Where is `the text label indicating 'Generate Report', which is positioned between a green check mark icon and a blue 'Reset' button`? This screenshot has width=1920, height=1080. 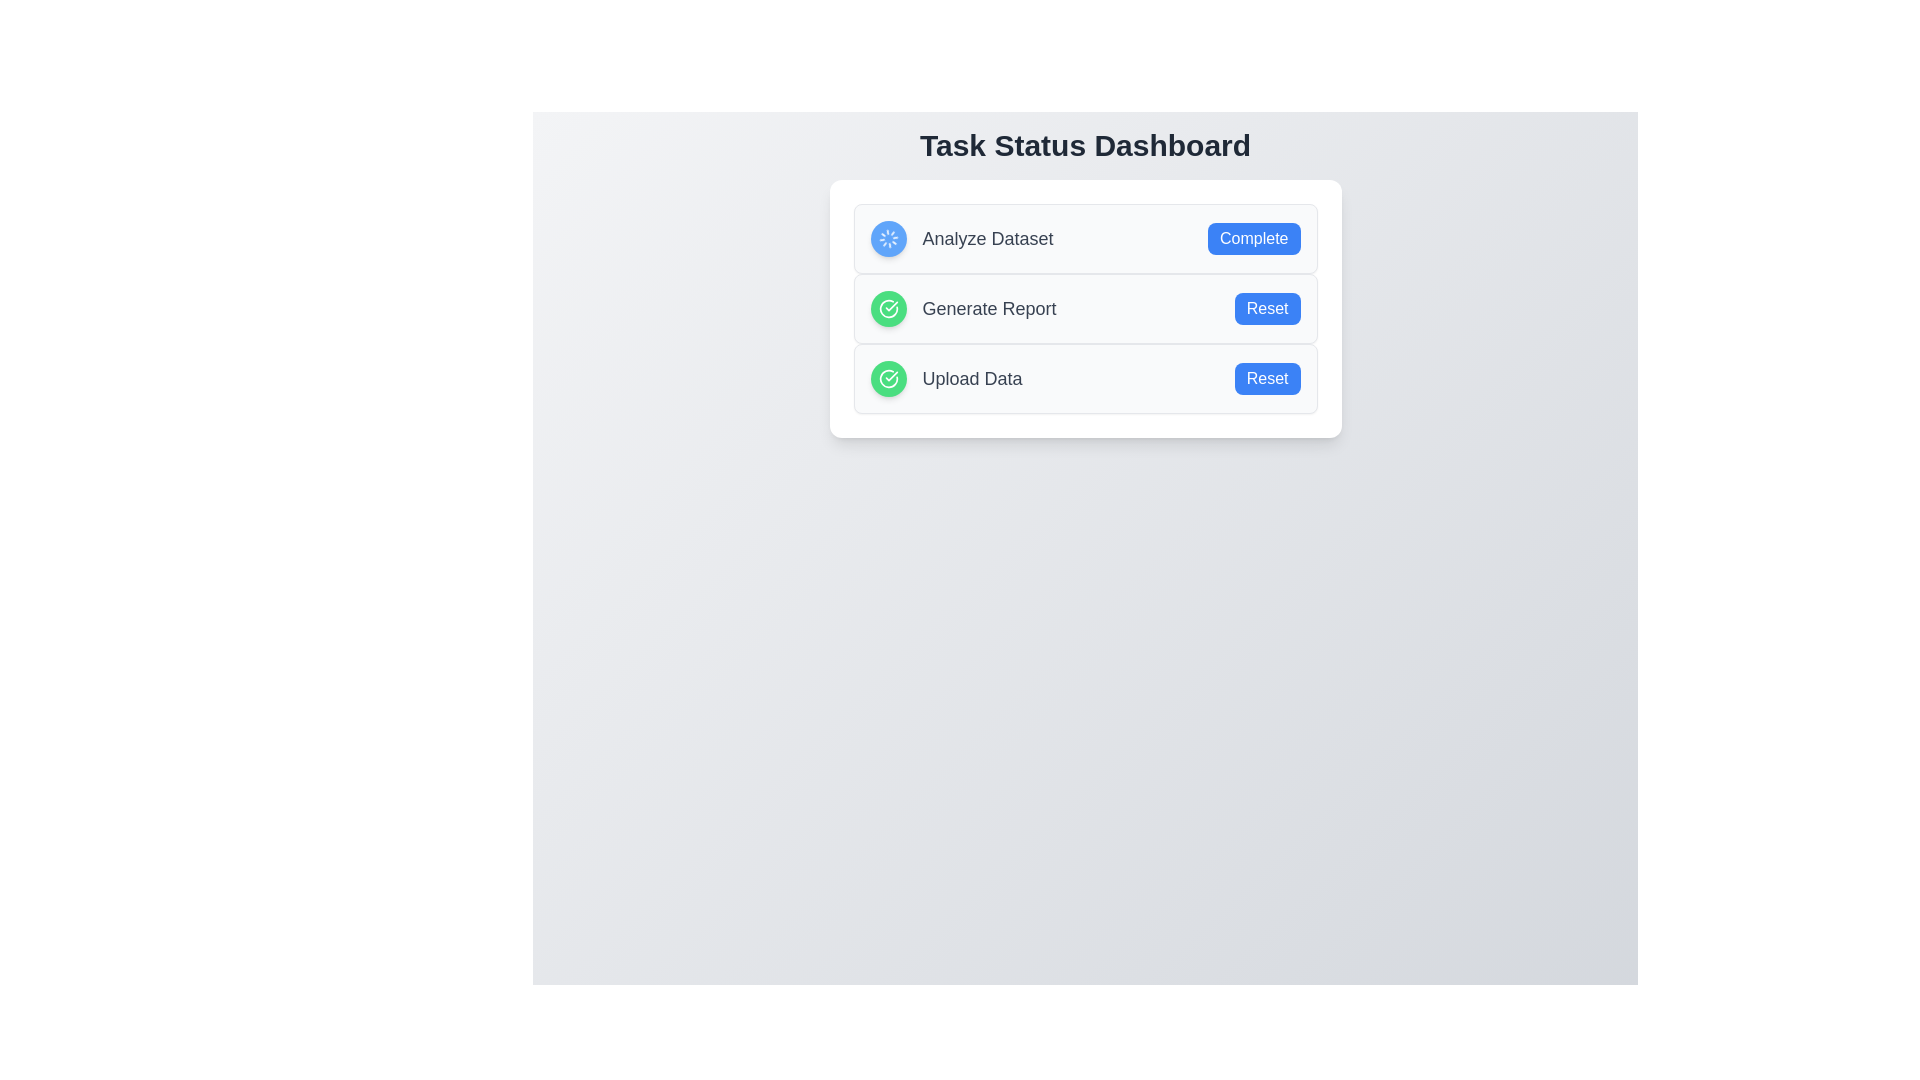
the text label indicating 'Generate Report', which is positioned between a green check mark icon and a blue 'Reset' button is located at coordinates (989, 308).